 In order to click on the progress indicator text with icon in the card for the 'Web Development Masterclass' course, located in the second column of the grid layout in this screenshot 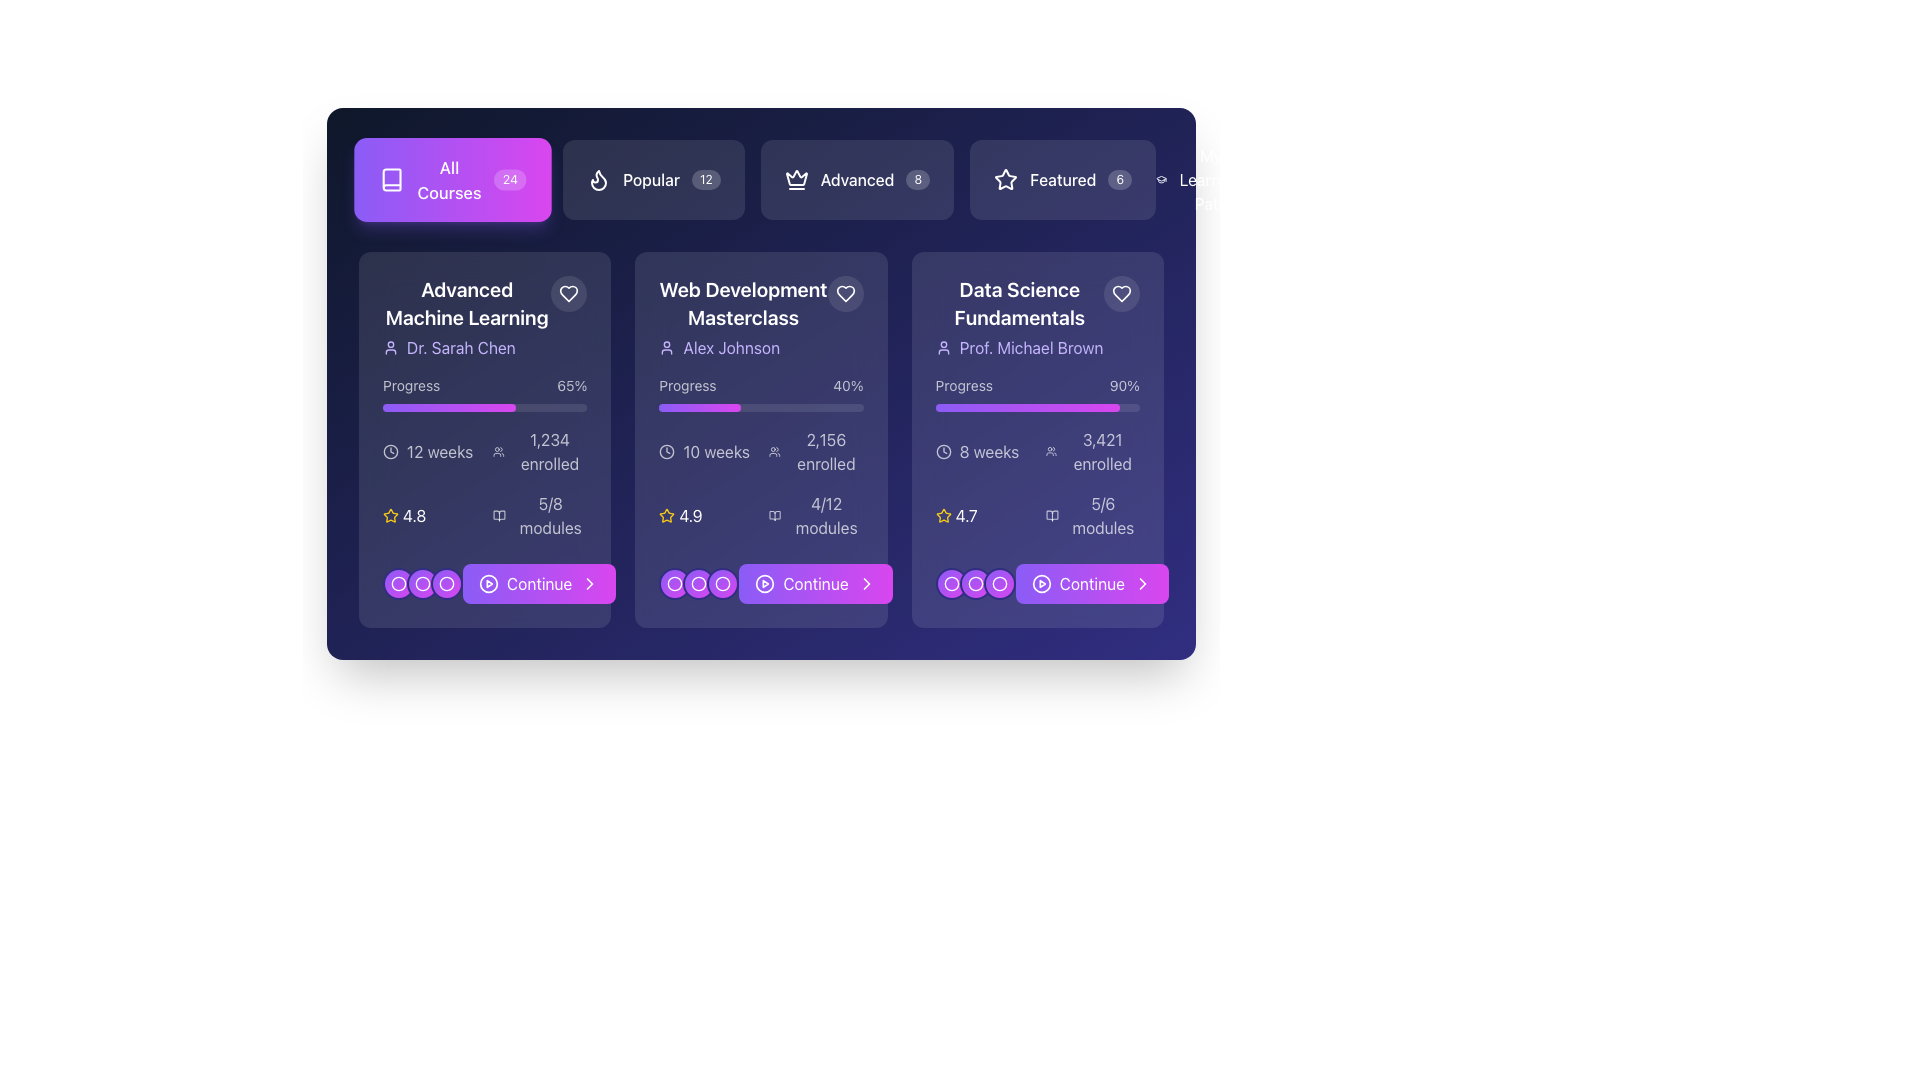, I will do `click(816, 515)`.